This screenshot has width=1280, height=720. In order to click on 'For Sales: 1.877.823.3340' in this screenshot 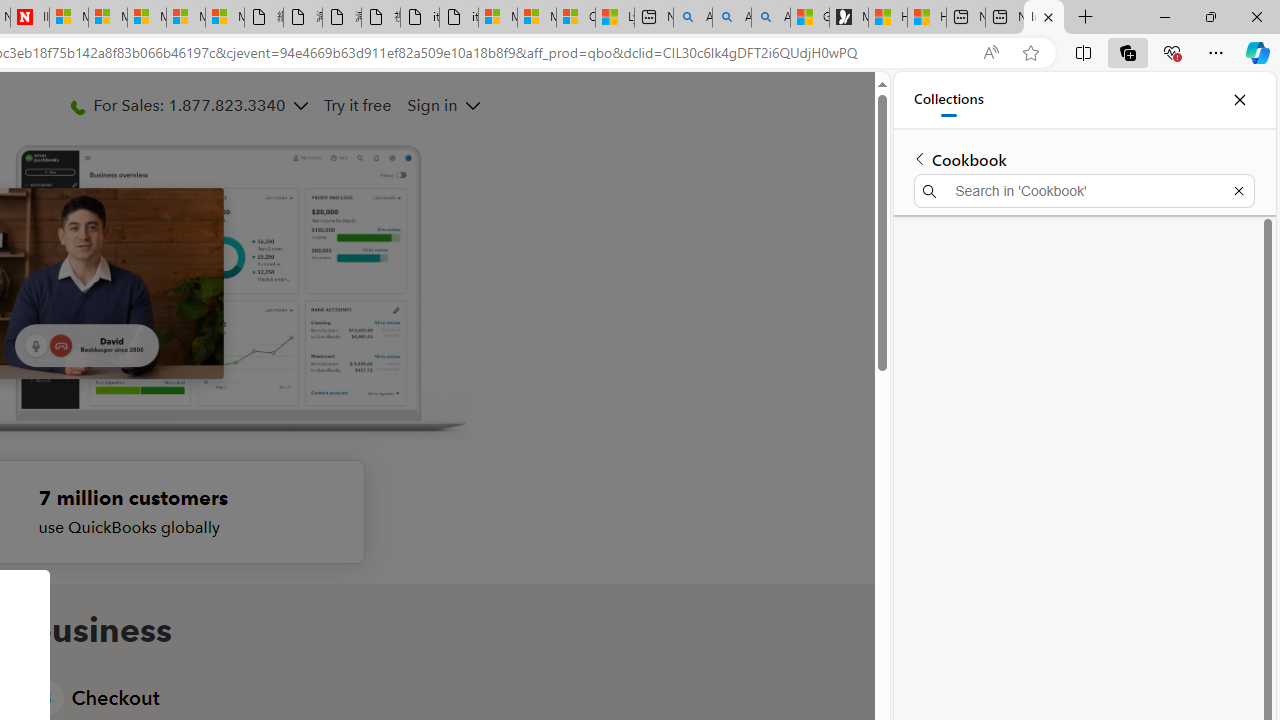, I will do `click(188, 105)`.